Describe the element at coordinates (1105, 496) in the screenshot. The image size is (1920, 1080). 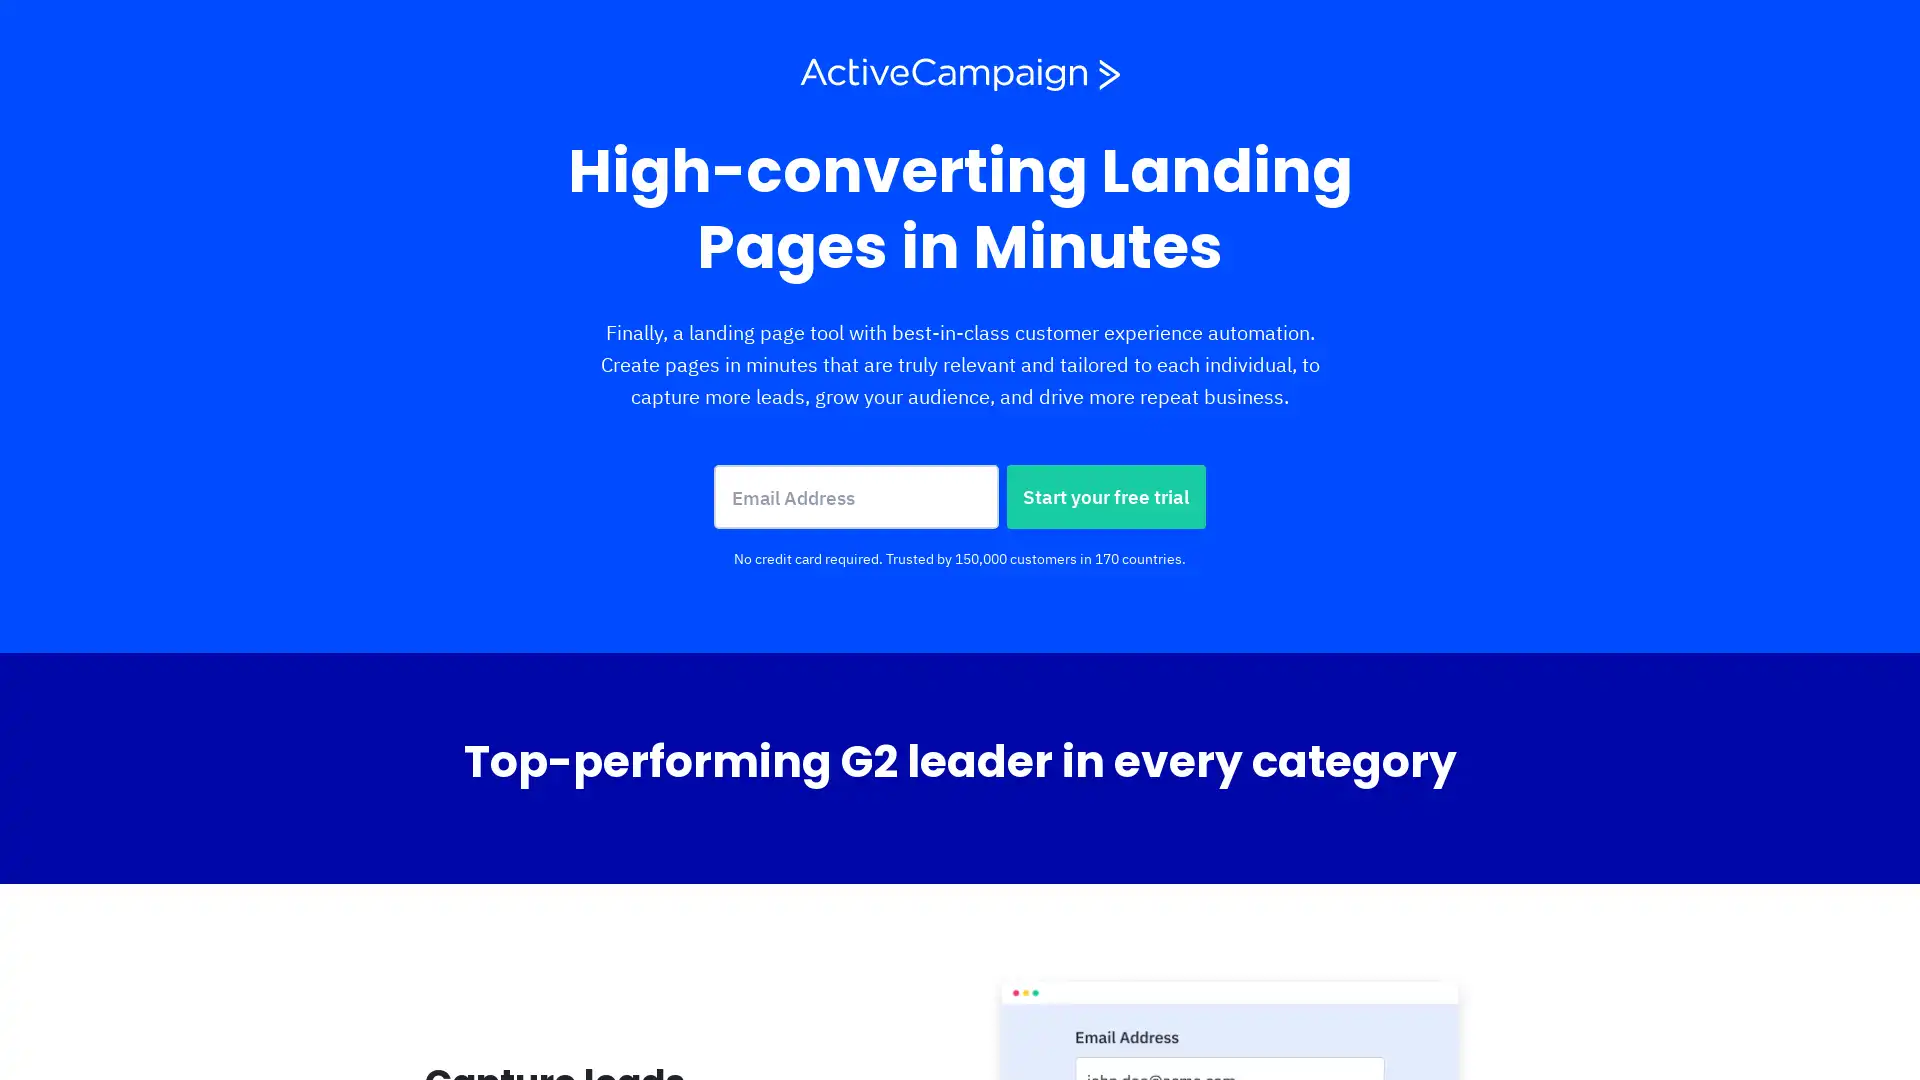
I see `Start your free trial` at that location.